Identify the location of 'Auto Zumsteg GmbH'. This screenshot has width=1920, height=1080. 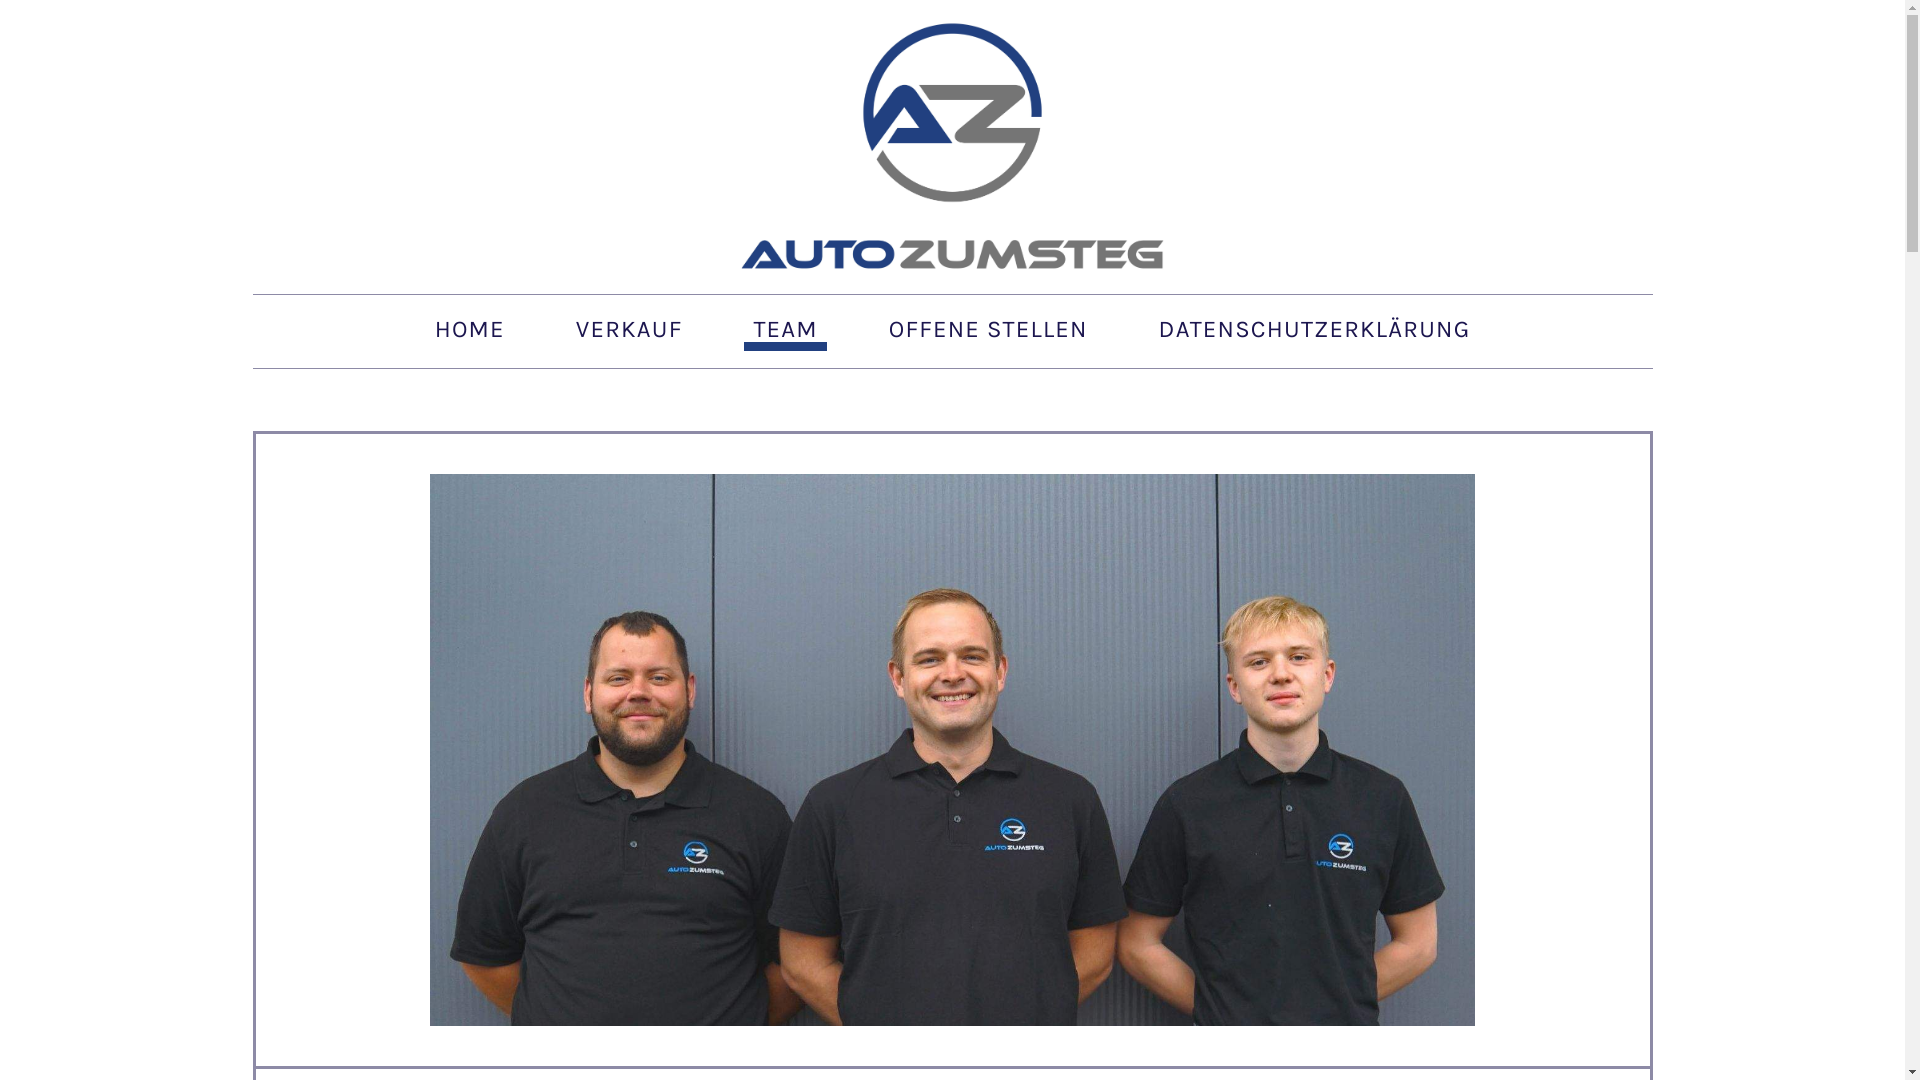
(951, 145).